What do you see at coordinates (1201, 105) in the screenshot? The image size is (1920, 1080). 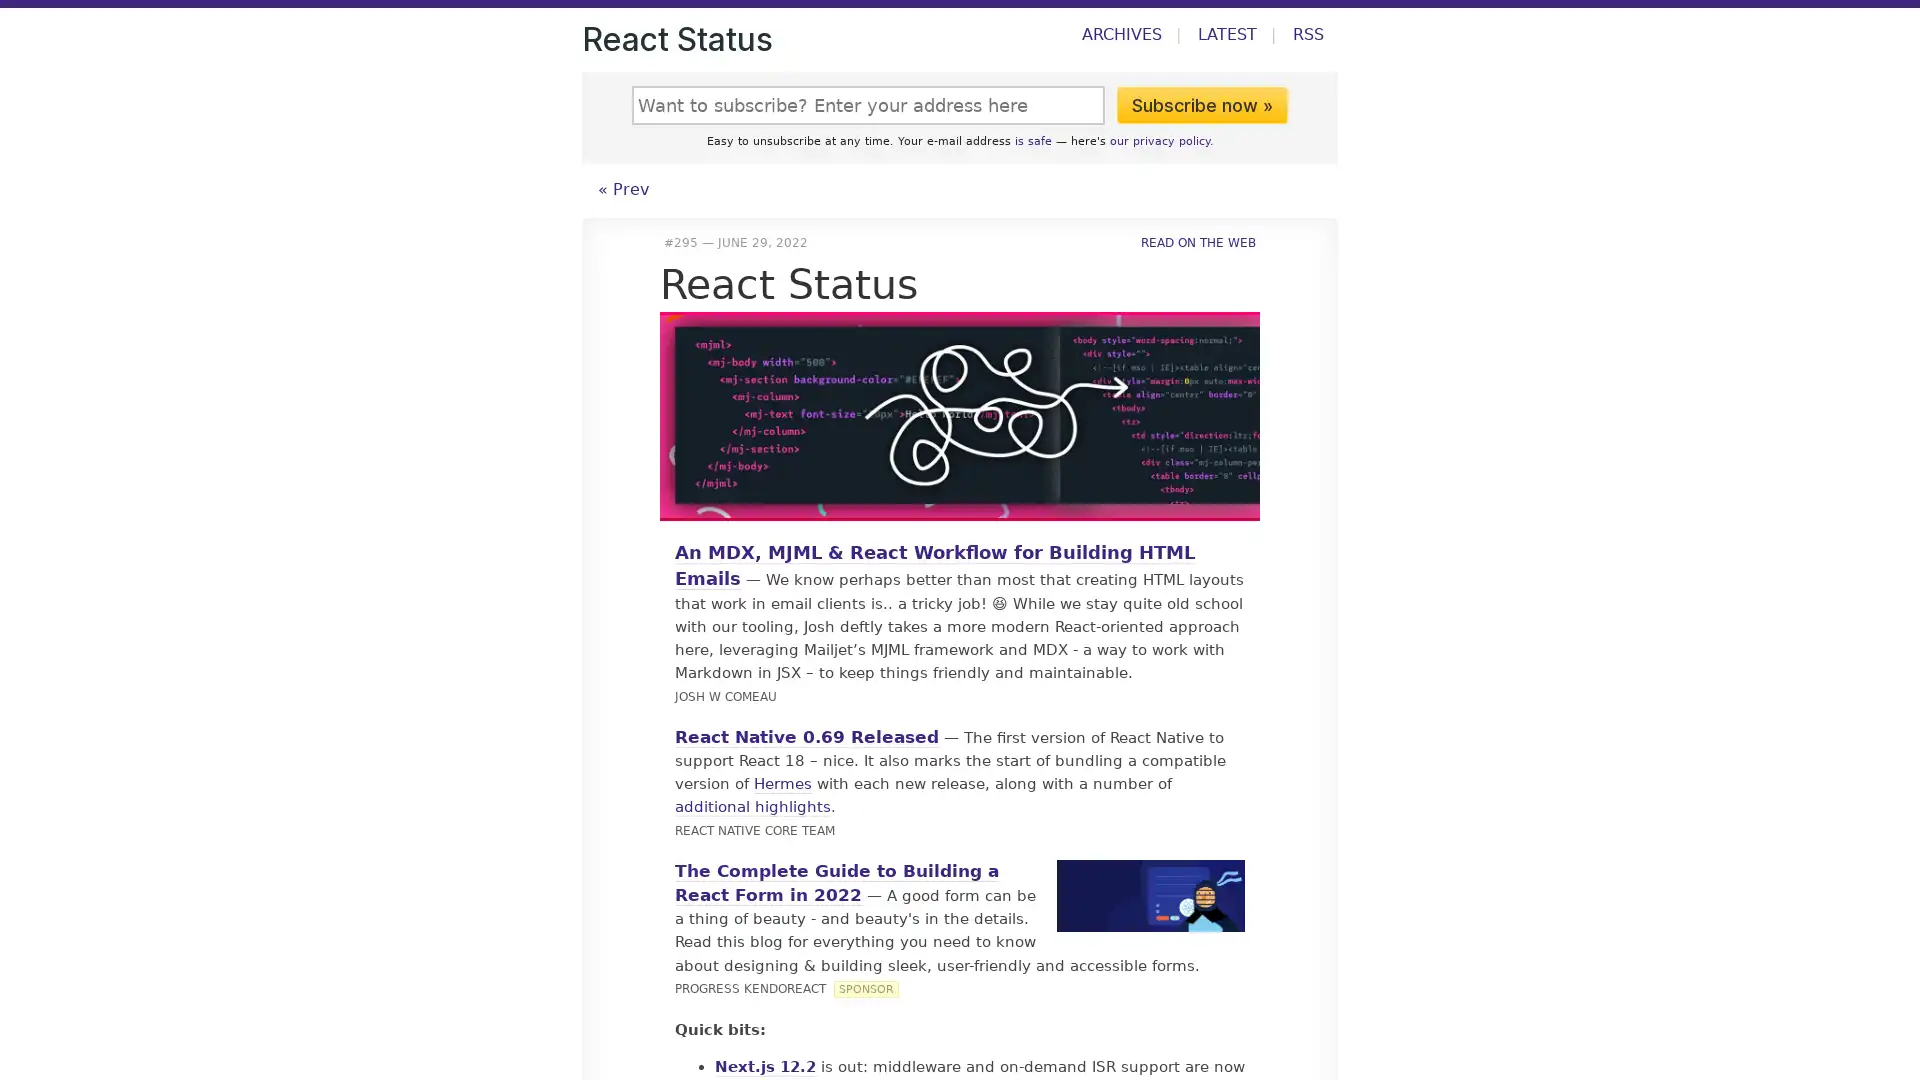 I see `Subscribe now` at bounding box center [1201, 105].